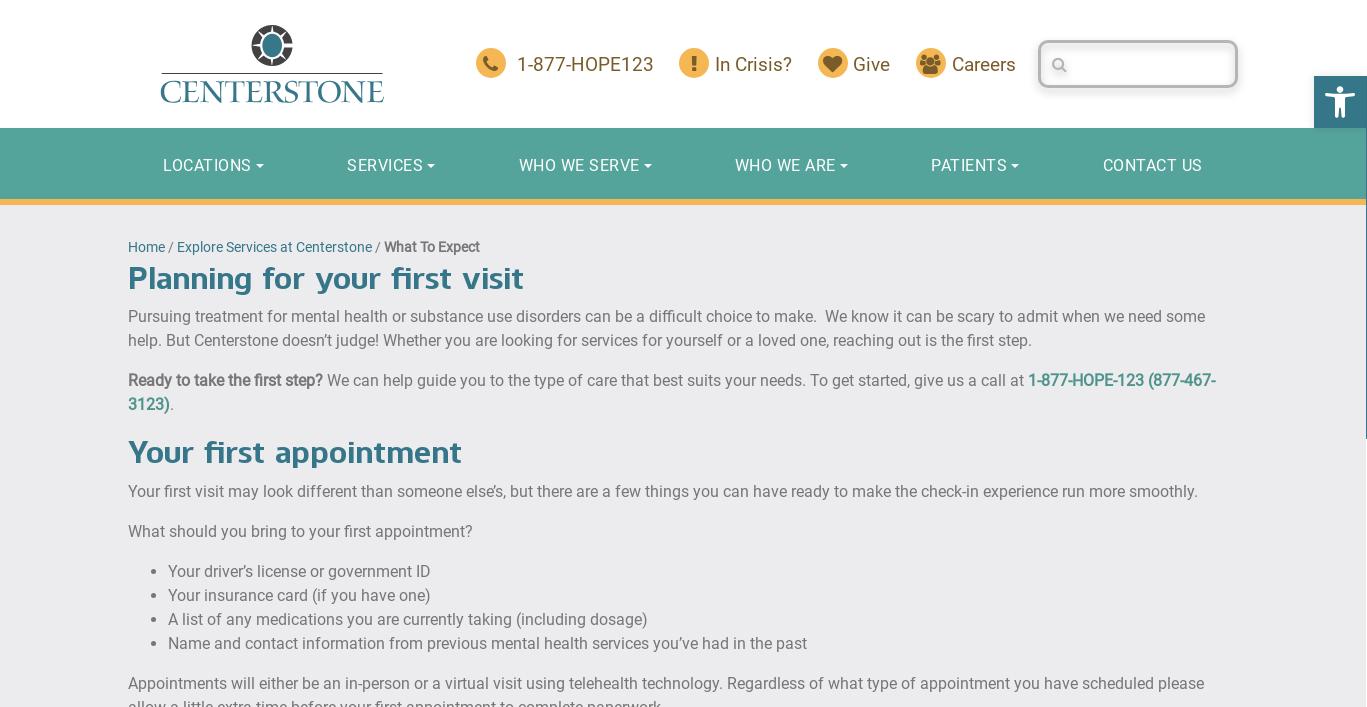 This screenshot has width=1367, height=707. I want to click on 'Your insurance card (if you have one)', so click(299, 594).